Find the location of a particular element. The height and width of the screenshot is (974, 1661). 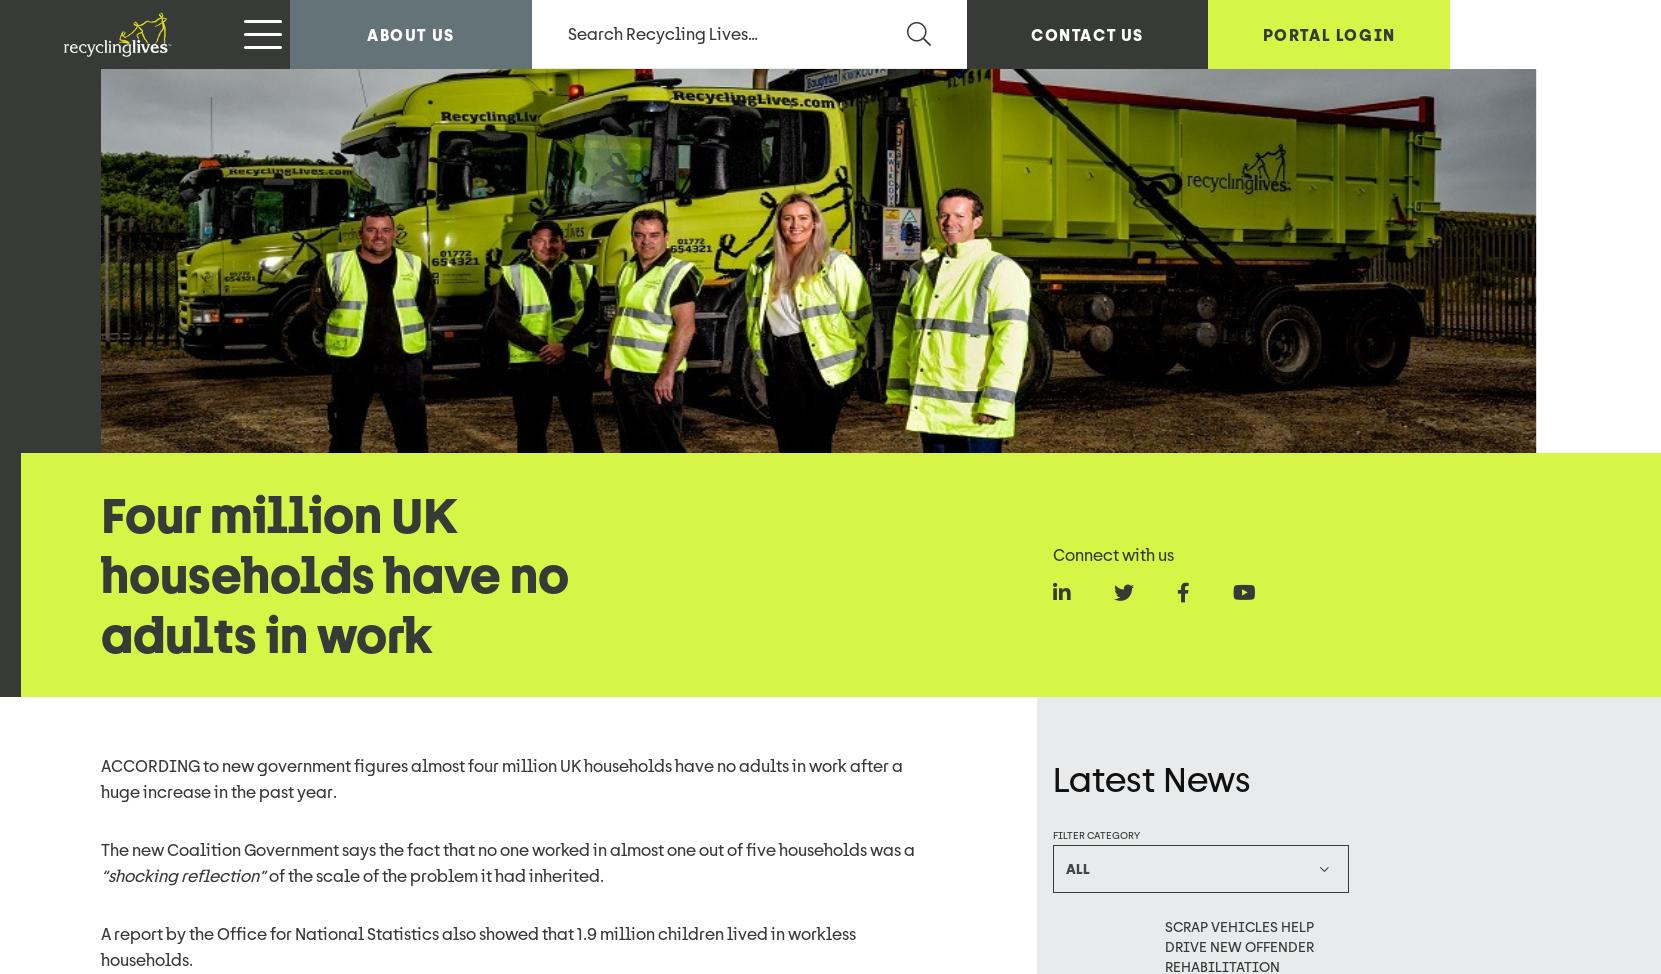

'Scrap vehicles help drive new offender rehabilitation programme at East Mids Prison' is located at coordinates (1239, 74).